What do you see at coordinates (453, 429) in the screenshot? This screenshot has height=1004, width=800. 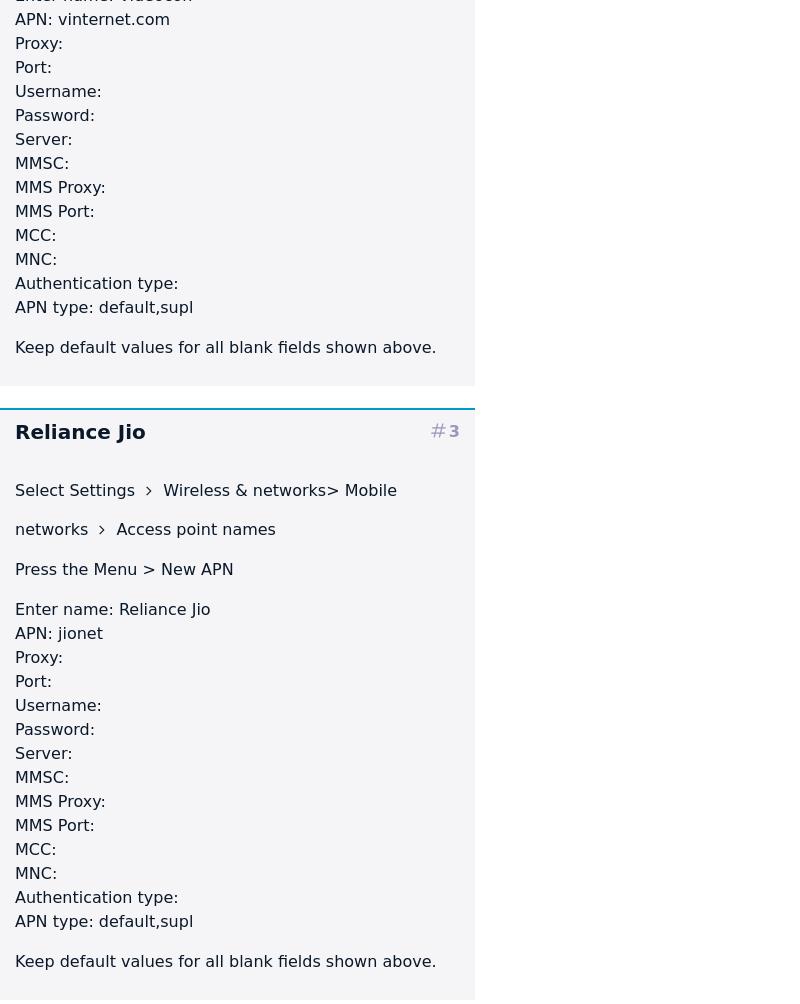 I see `'3'` at bounding box center [453, 429].